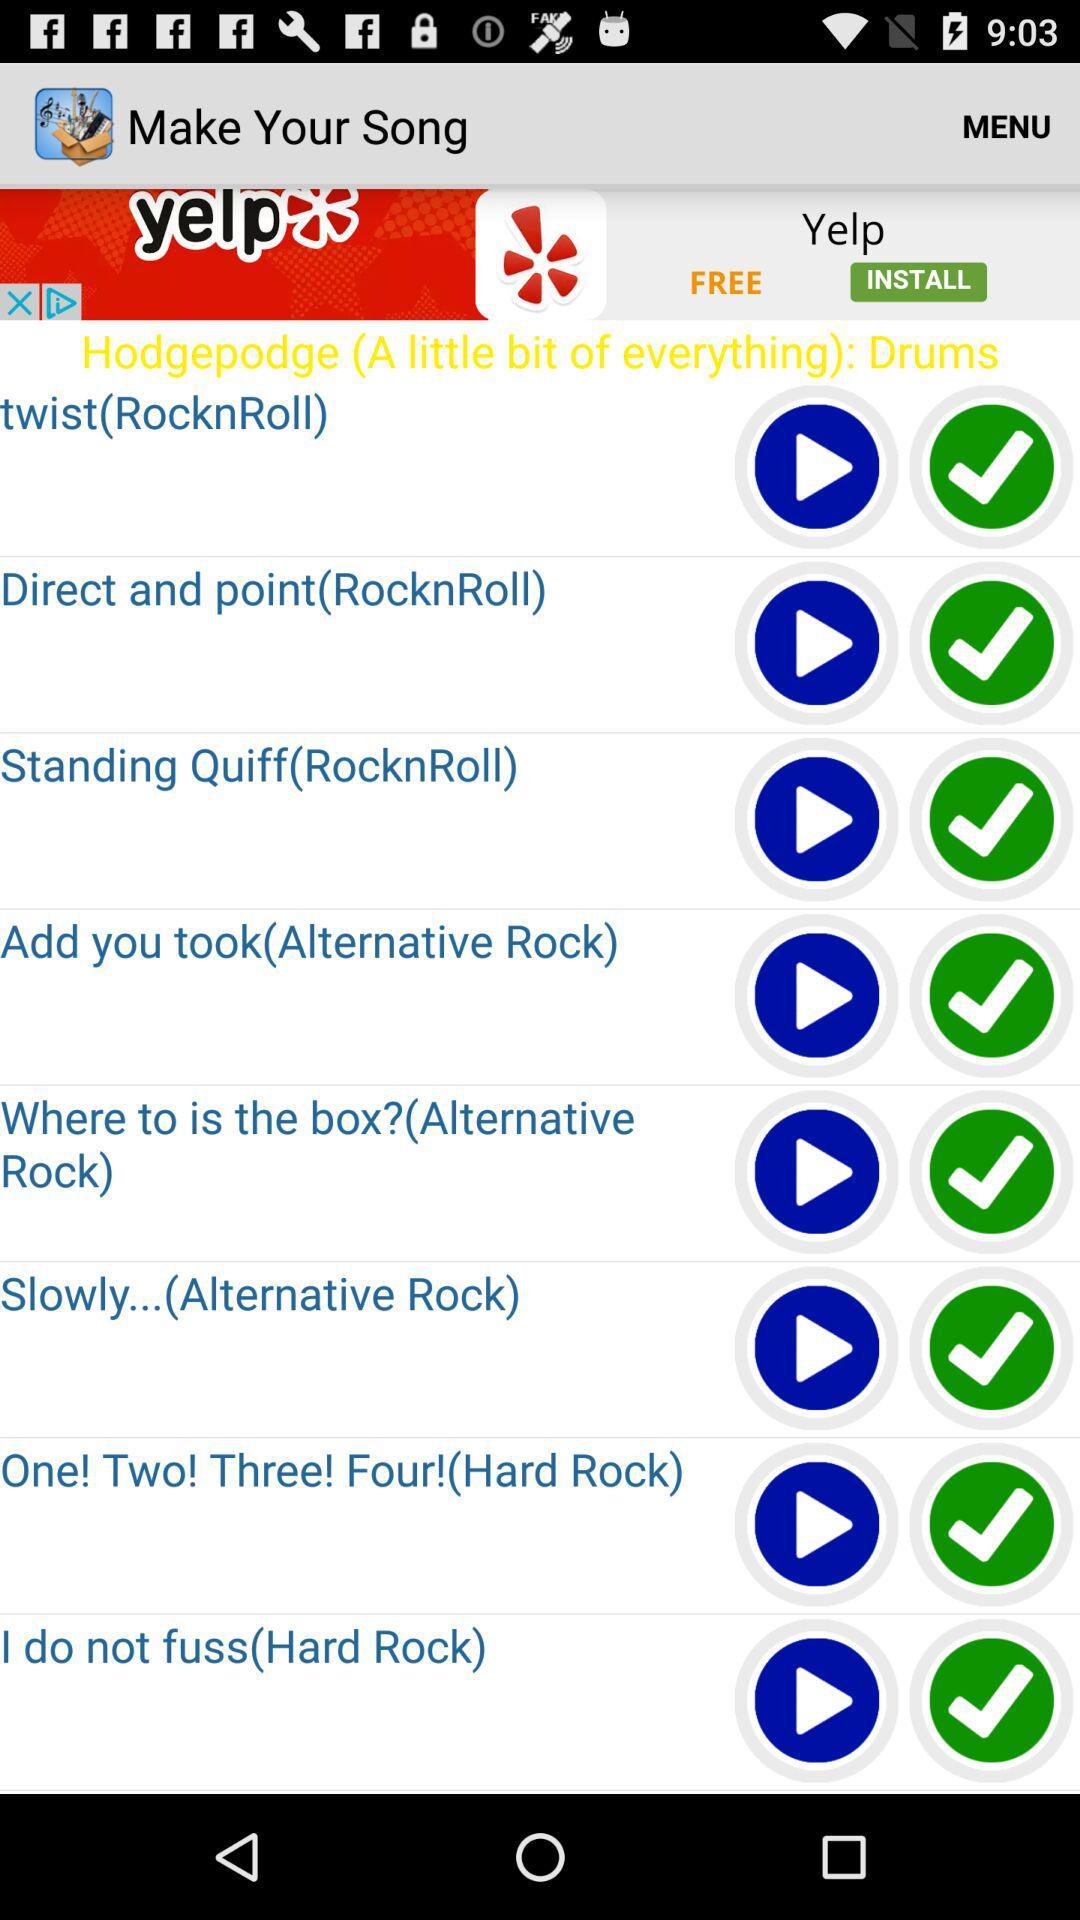  I want to click on autio paly, so click(817, 1173).